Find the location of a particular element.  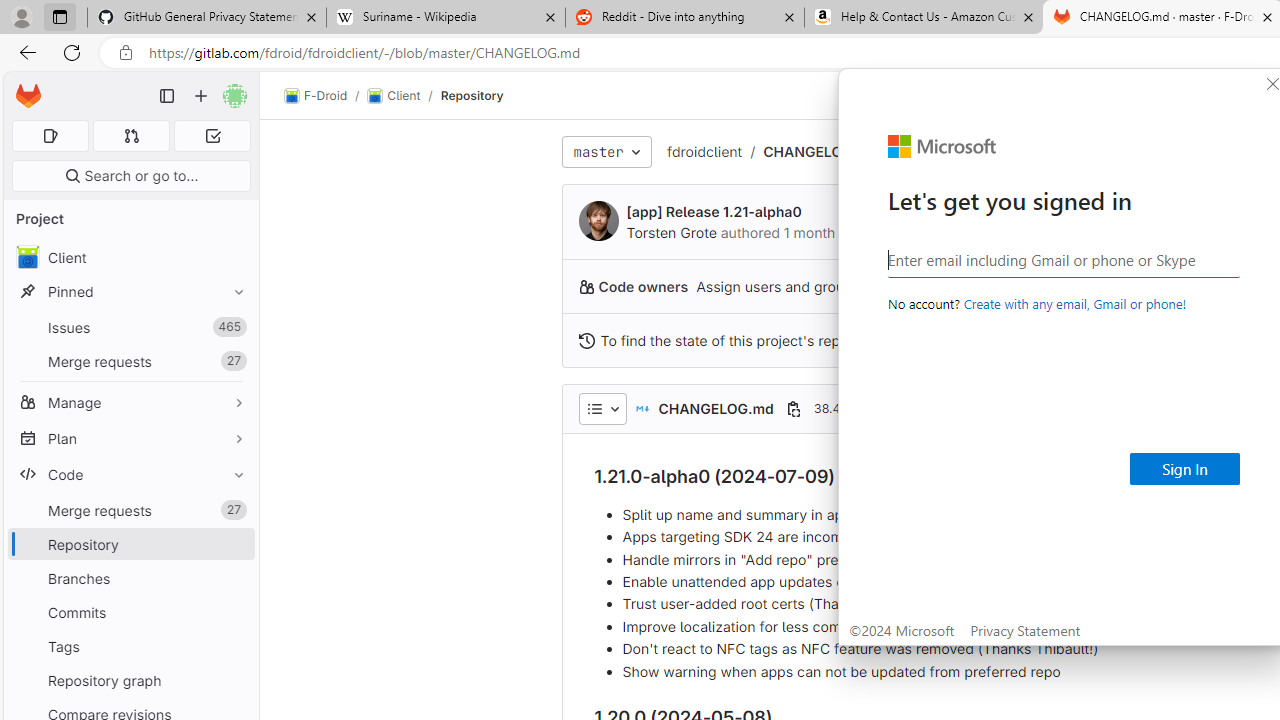

'Merge requests 27' is located at coordinates (130, 509).